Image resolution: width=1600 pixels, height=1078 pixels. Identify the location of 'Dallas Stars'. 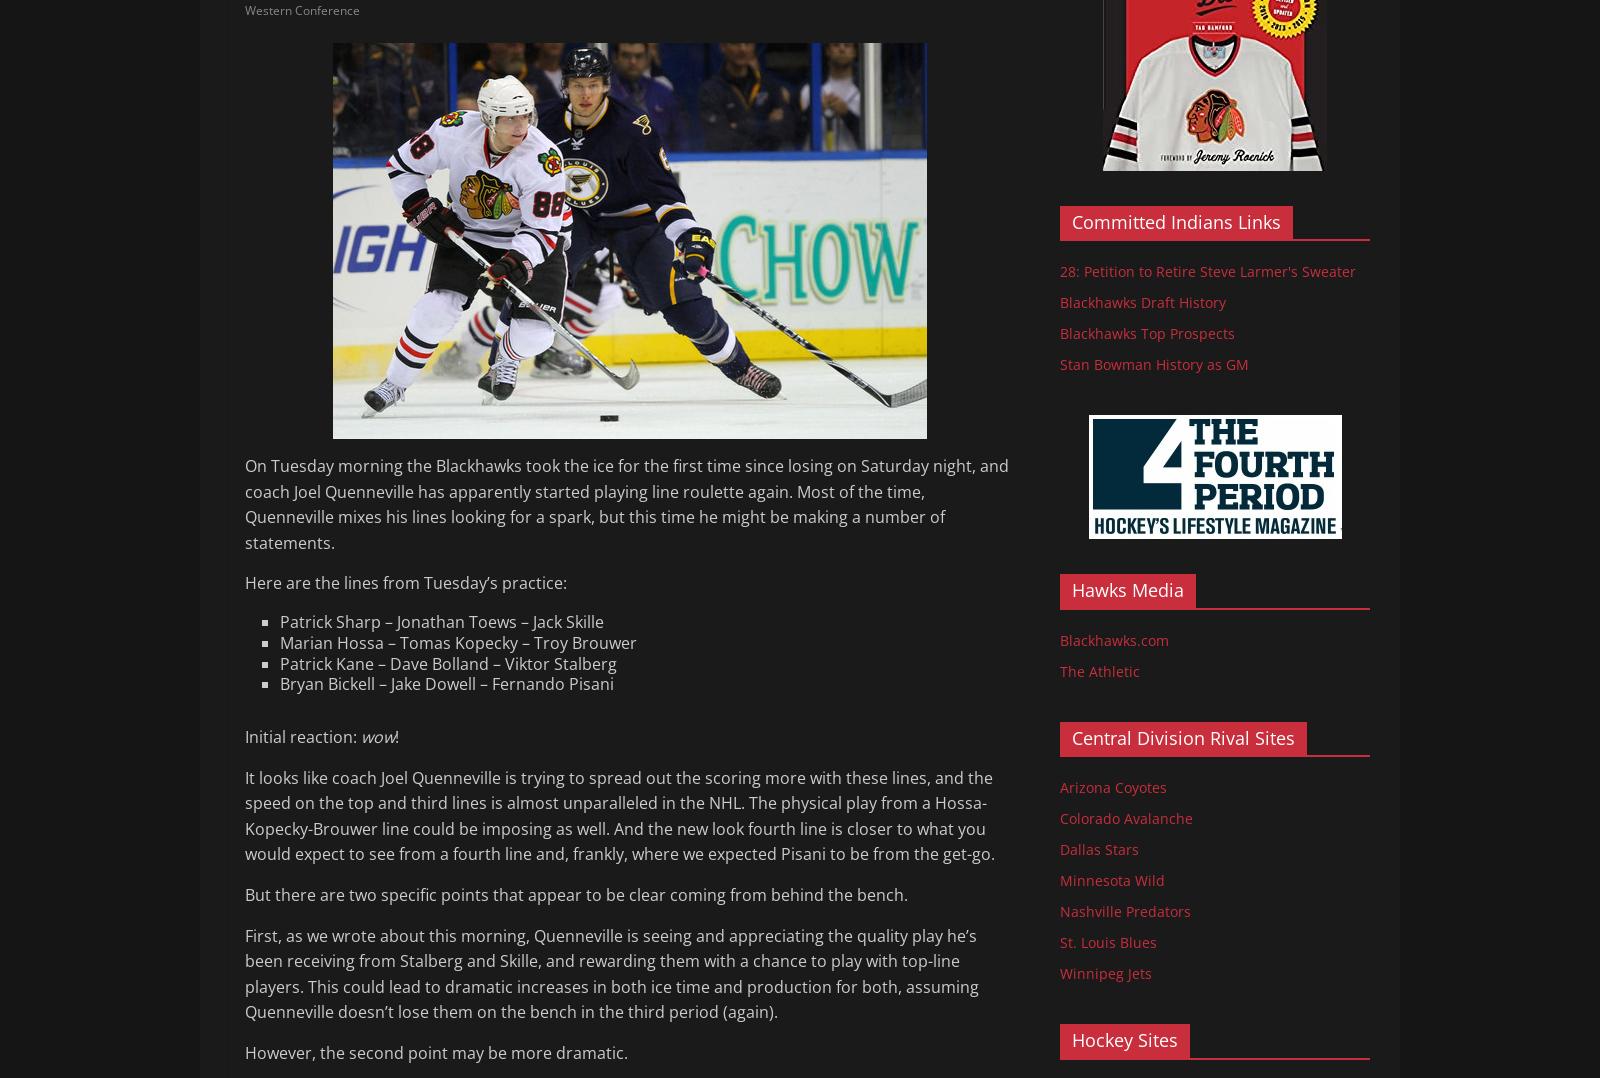
(1099, 848).